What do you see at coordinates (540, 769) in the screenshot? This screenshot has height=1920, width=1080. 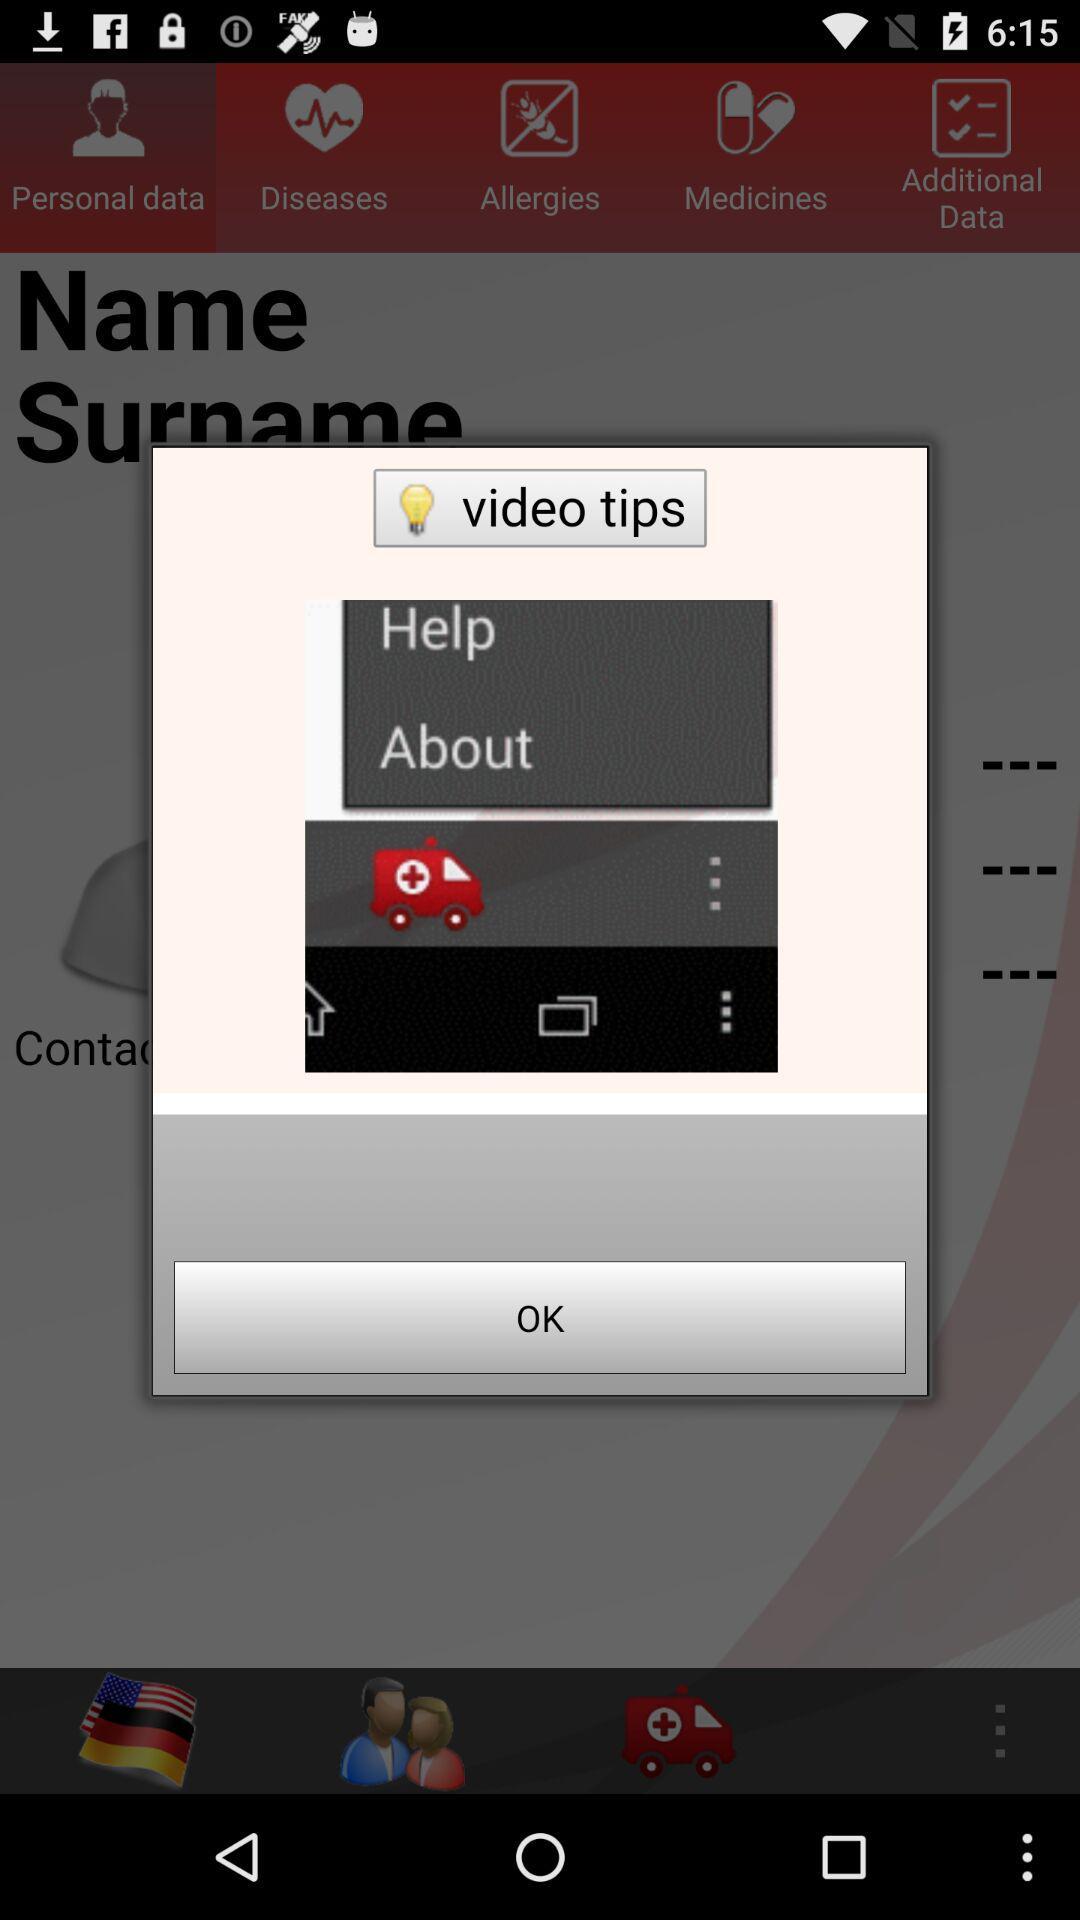 I see `instructions` at bounding box center [540, 769].